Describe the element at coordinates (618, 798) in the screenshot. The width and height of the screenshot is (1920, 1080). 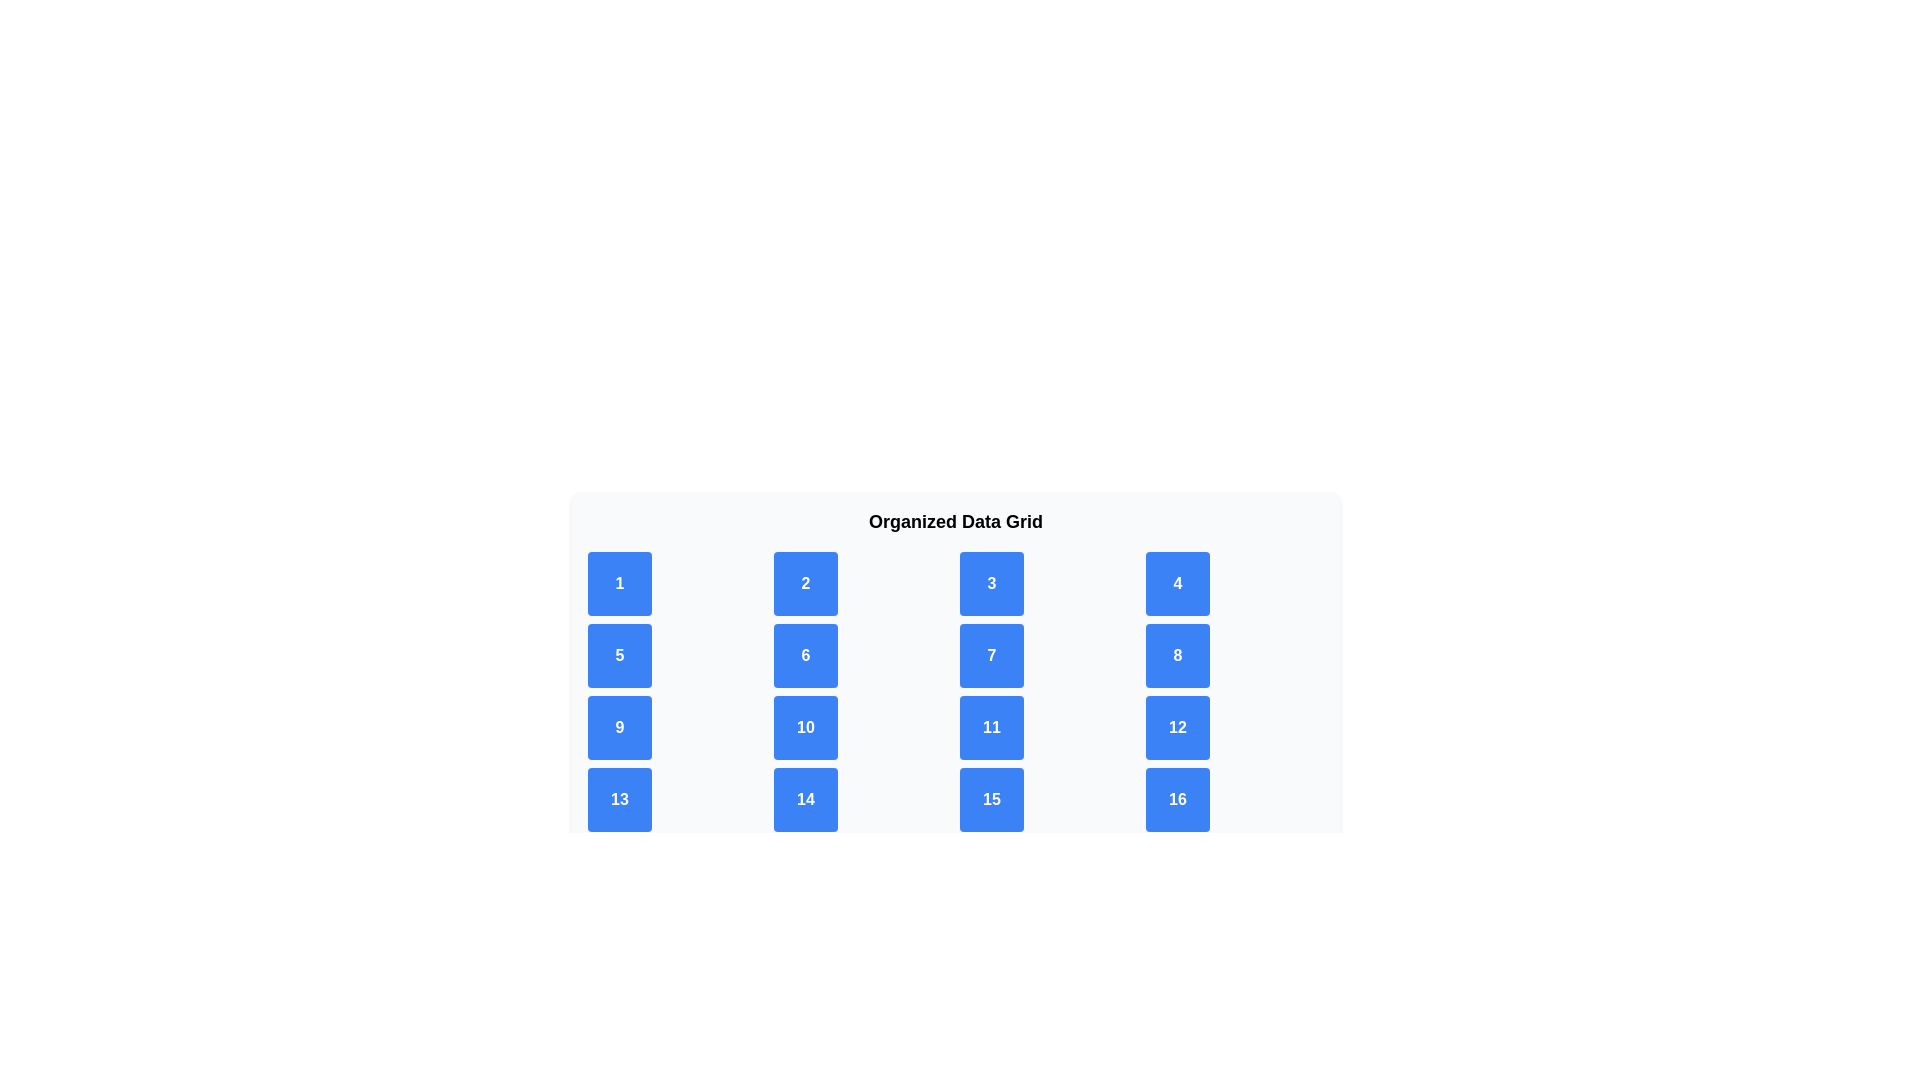
I see `the rounded square blue button labeled '13' that is located in the fourth row and the first column of a 4x4 grid layout` at that location.